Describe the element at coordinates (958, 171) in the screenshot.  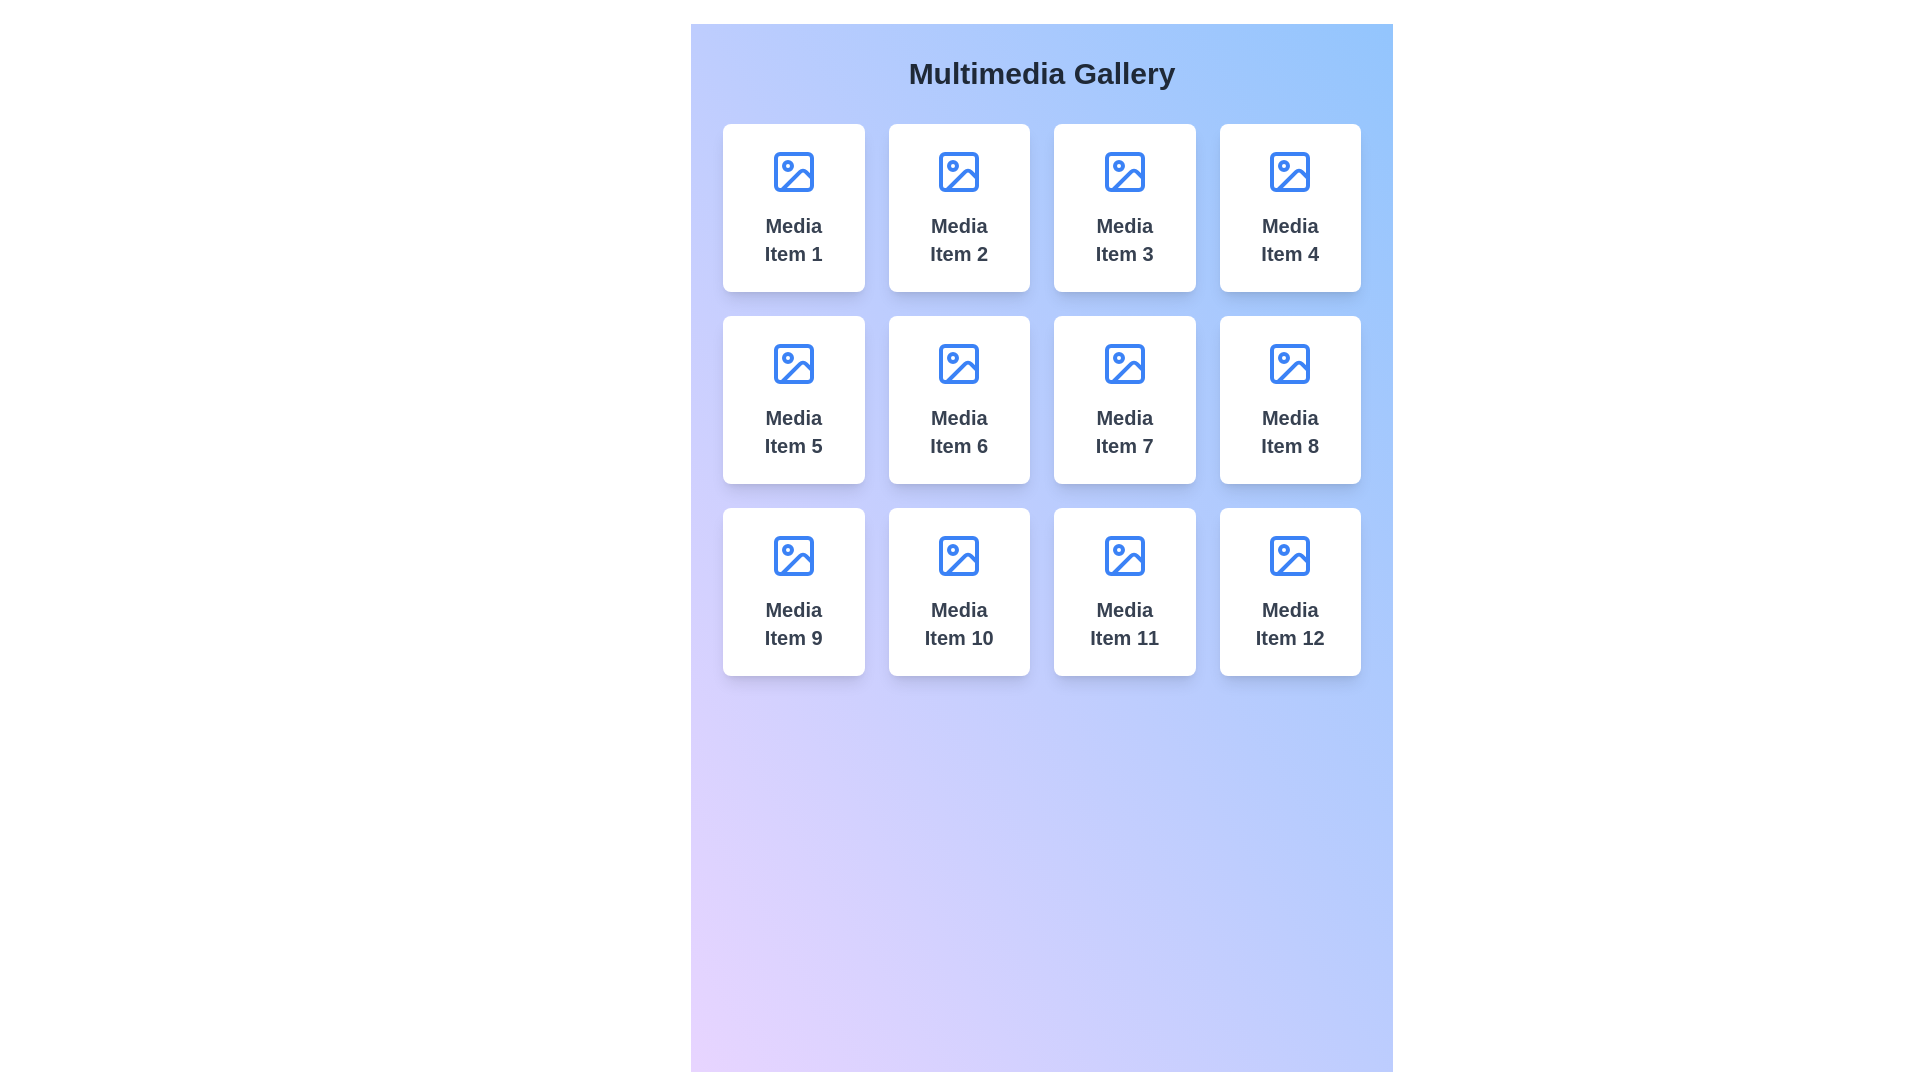
I see `the blue picture frame icon located at the top center of the card labeled 'Media Item 2' in the multimedia gallery grid` at that location.